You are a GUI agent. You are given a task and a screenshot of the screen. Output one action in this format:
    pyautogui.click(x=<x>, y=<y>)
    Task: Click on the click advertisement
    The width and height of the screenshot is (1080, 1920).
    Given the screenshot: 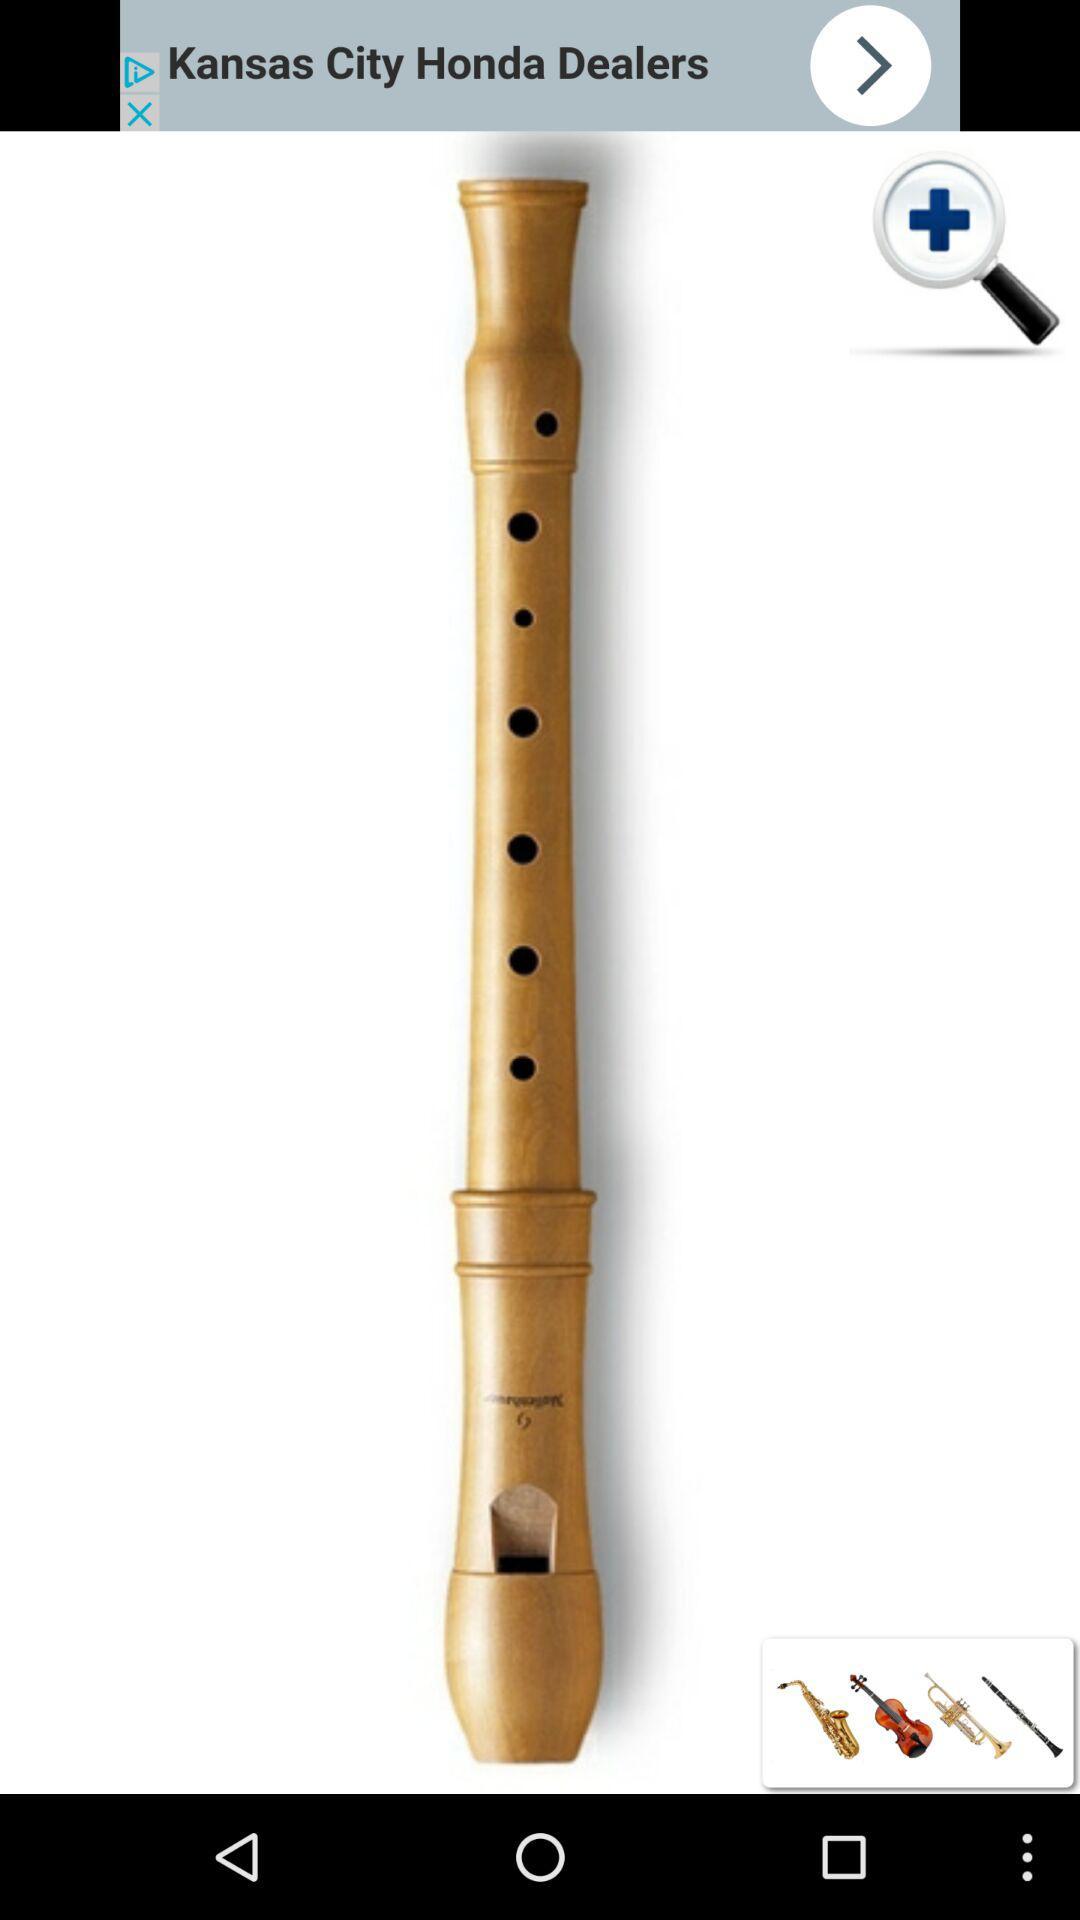 What is the action you would take?
    pyautogui.click(x=540, y=65)
    